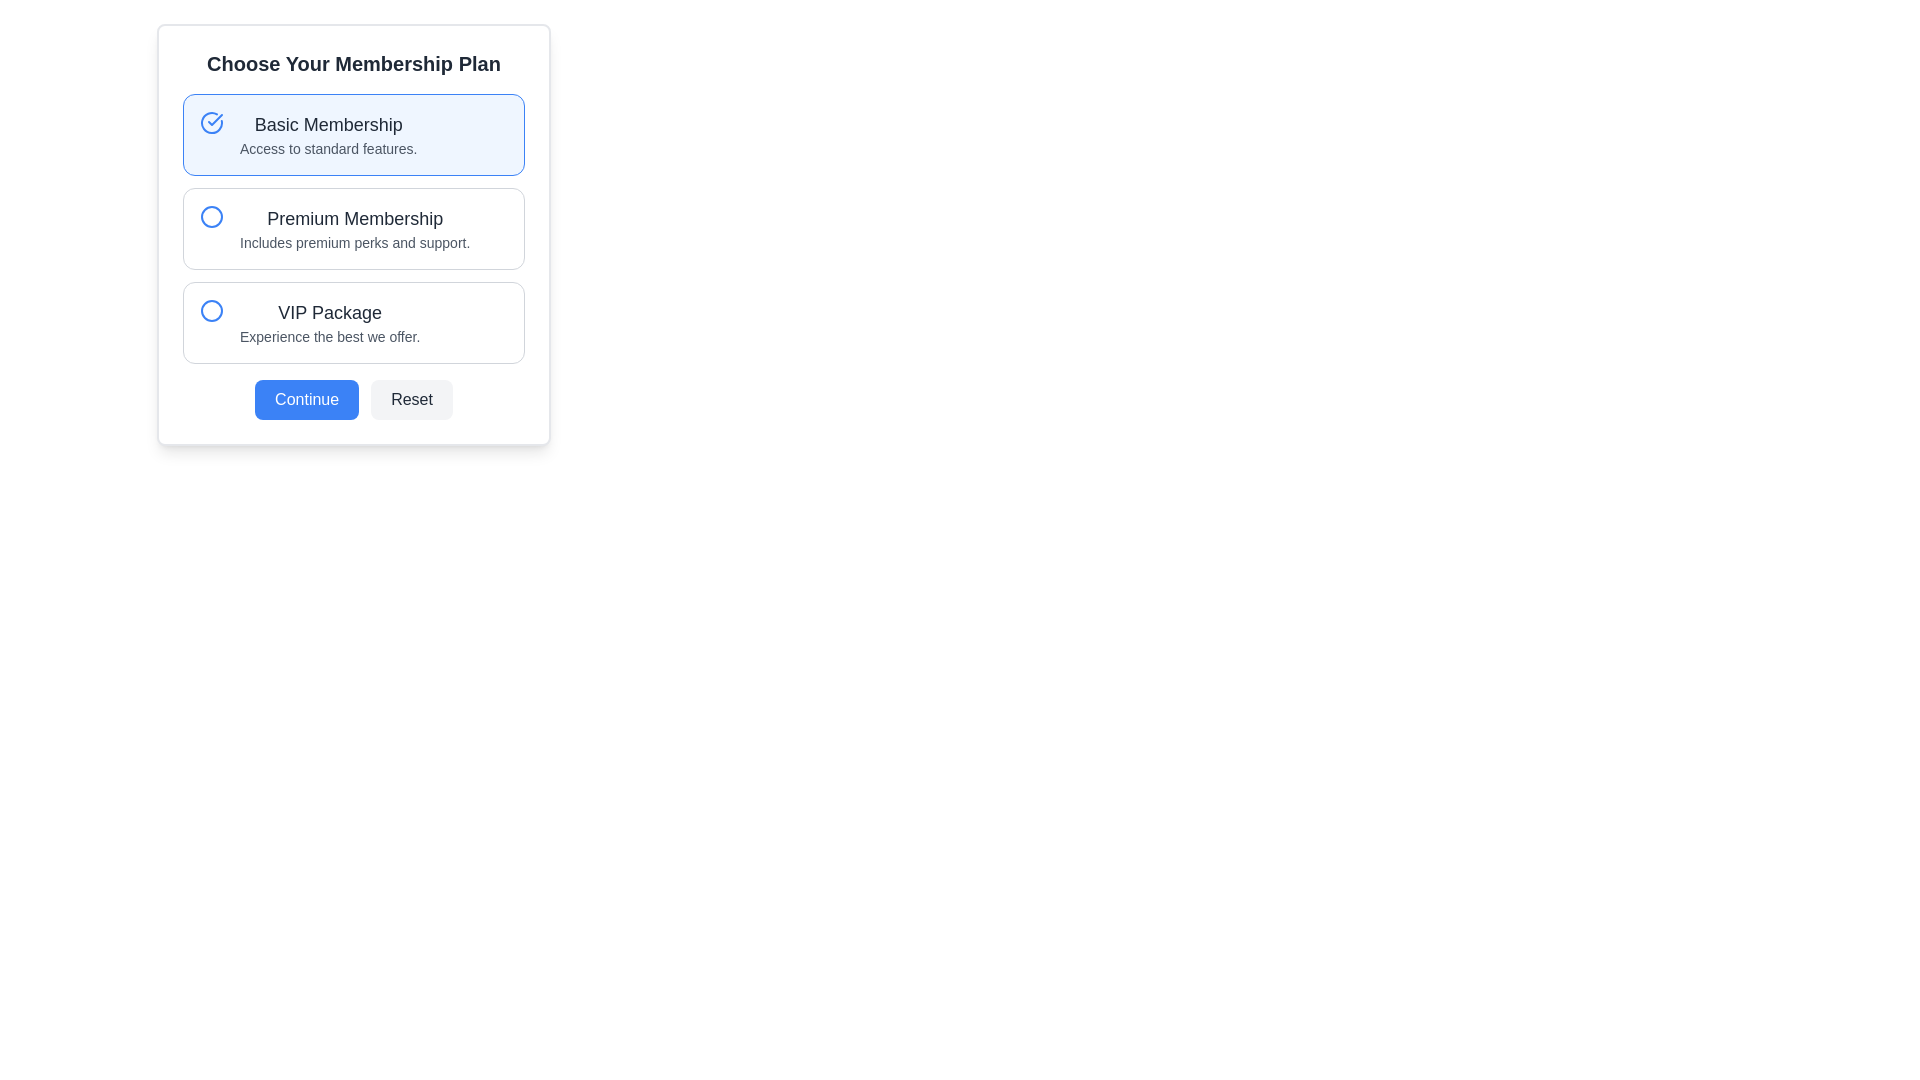  What do you see at coordinates (355, 227) in the screenshot?
I see `the radio button option for the premium membership plan` at bounding box center [355, 227].